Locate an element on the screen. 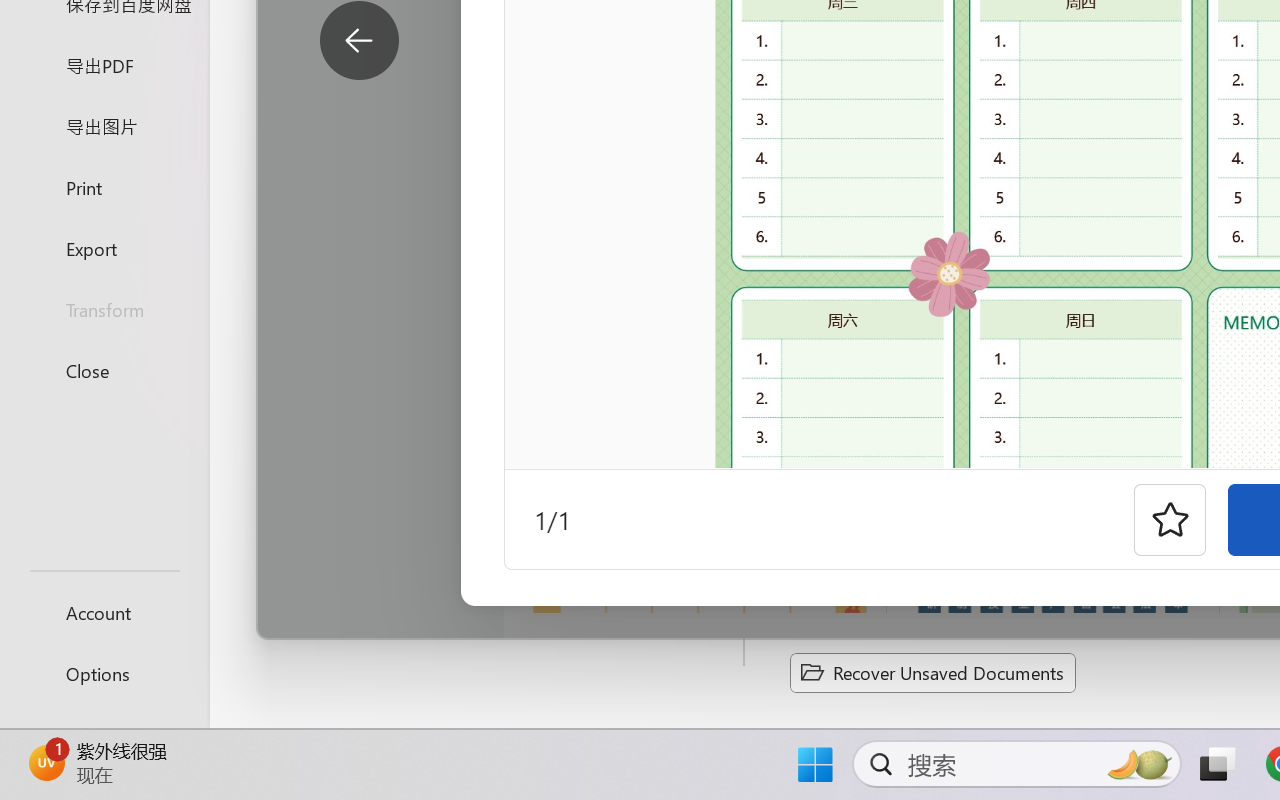 The image size is (1280, 800). 'Account' is located at coordinates (103, 612).